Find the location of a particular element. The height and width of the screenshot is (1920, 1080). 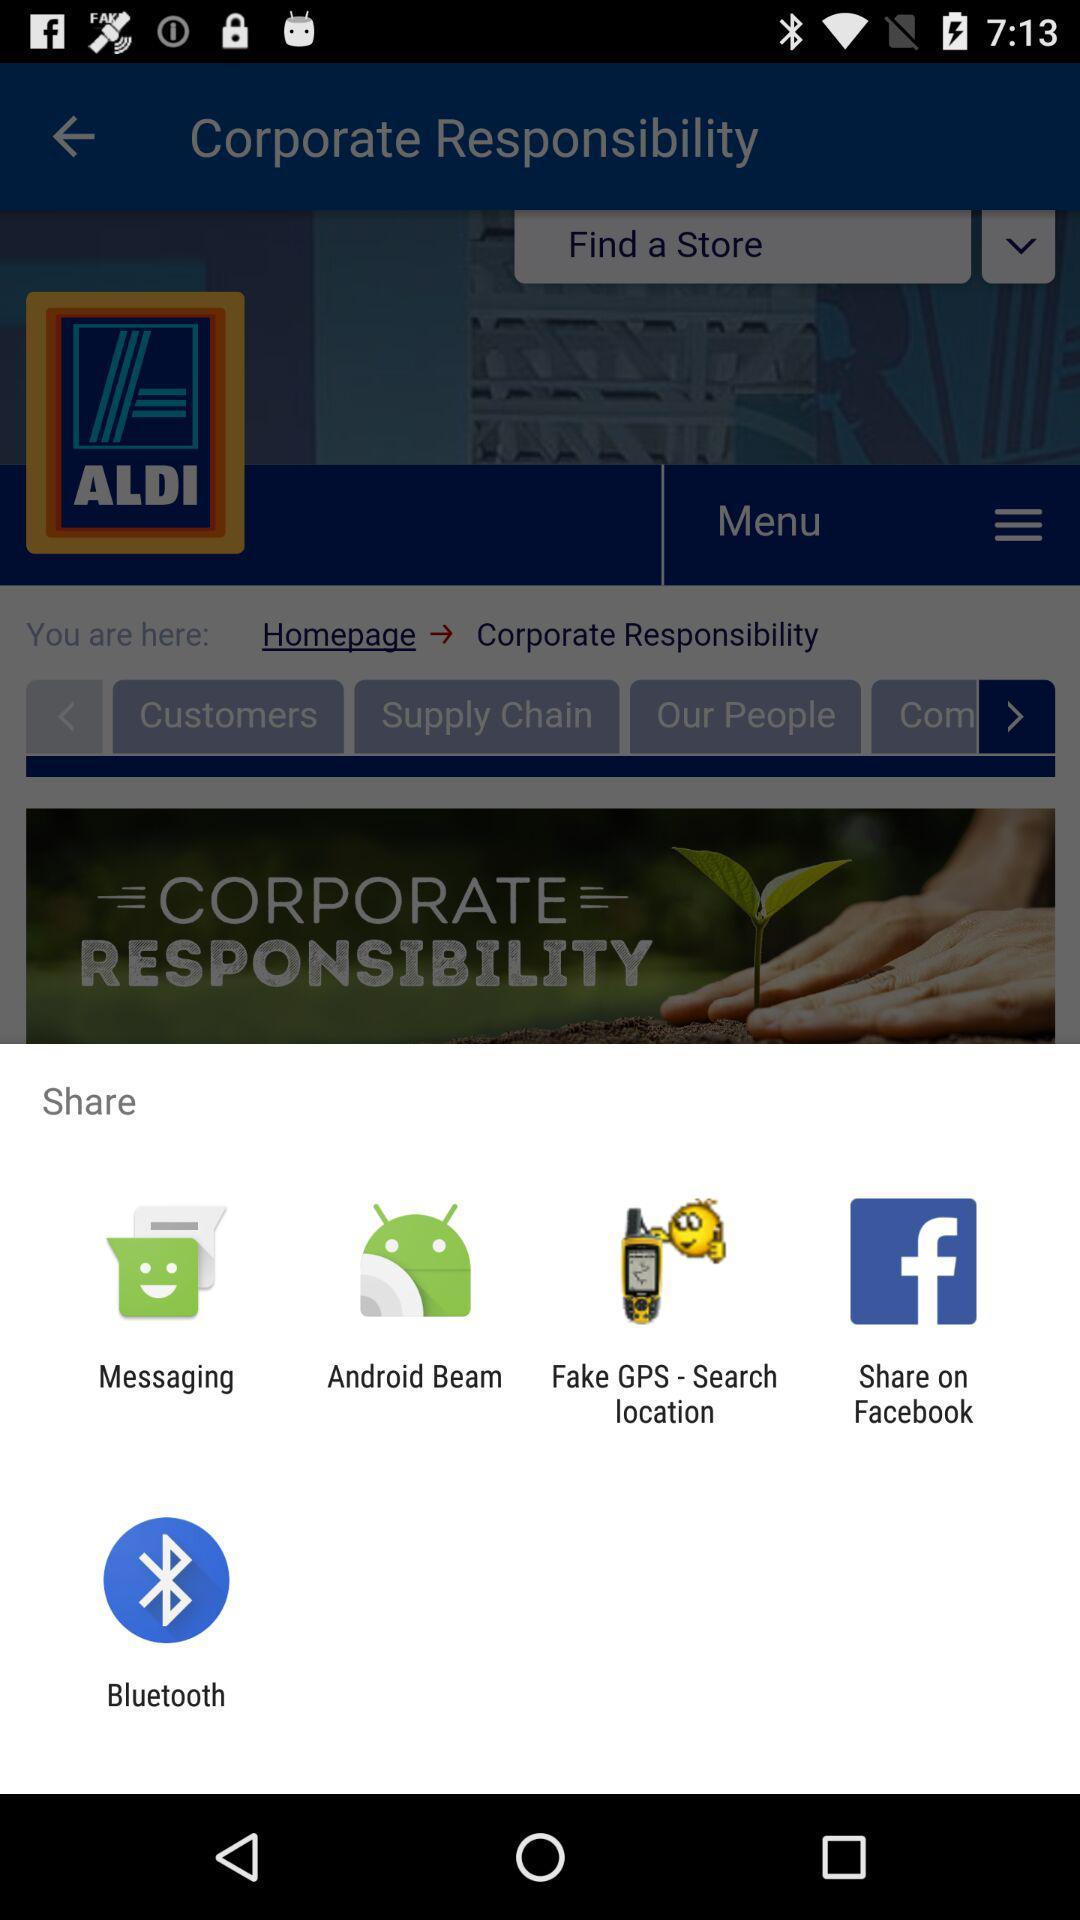

android beam item is located at coordinates (414, 1392).